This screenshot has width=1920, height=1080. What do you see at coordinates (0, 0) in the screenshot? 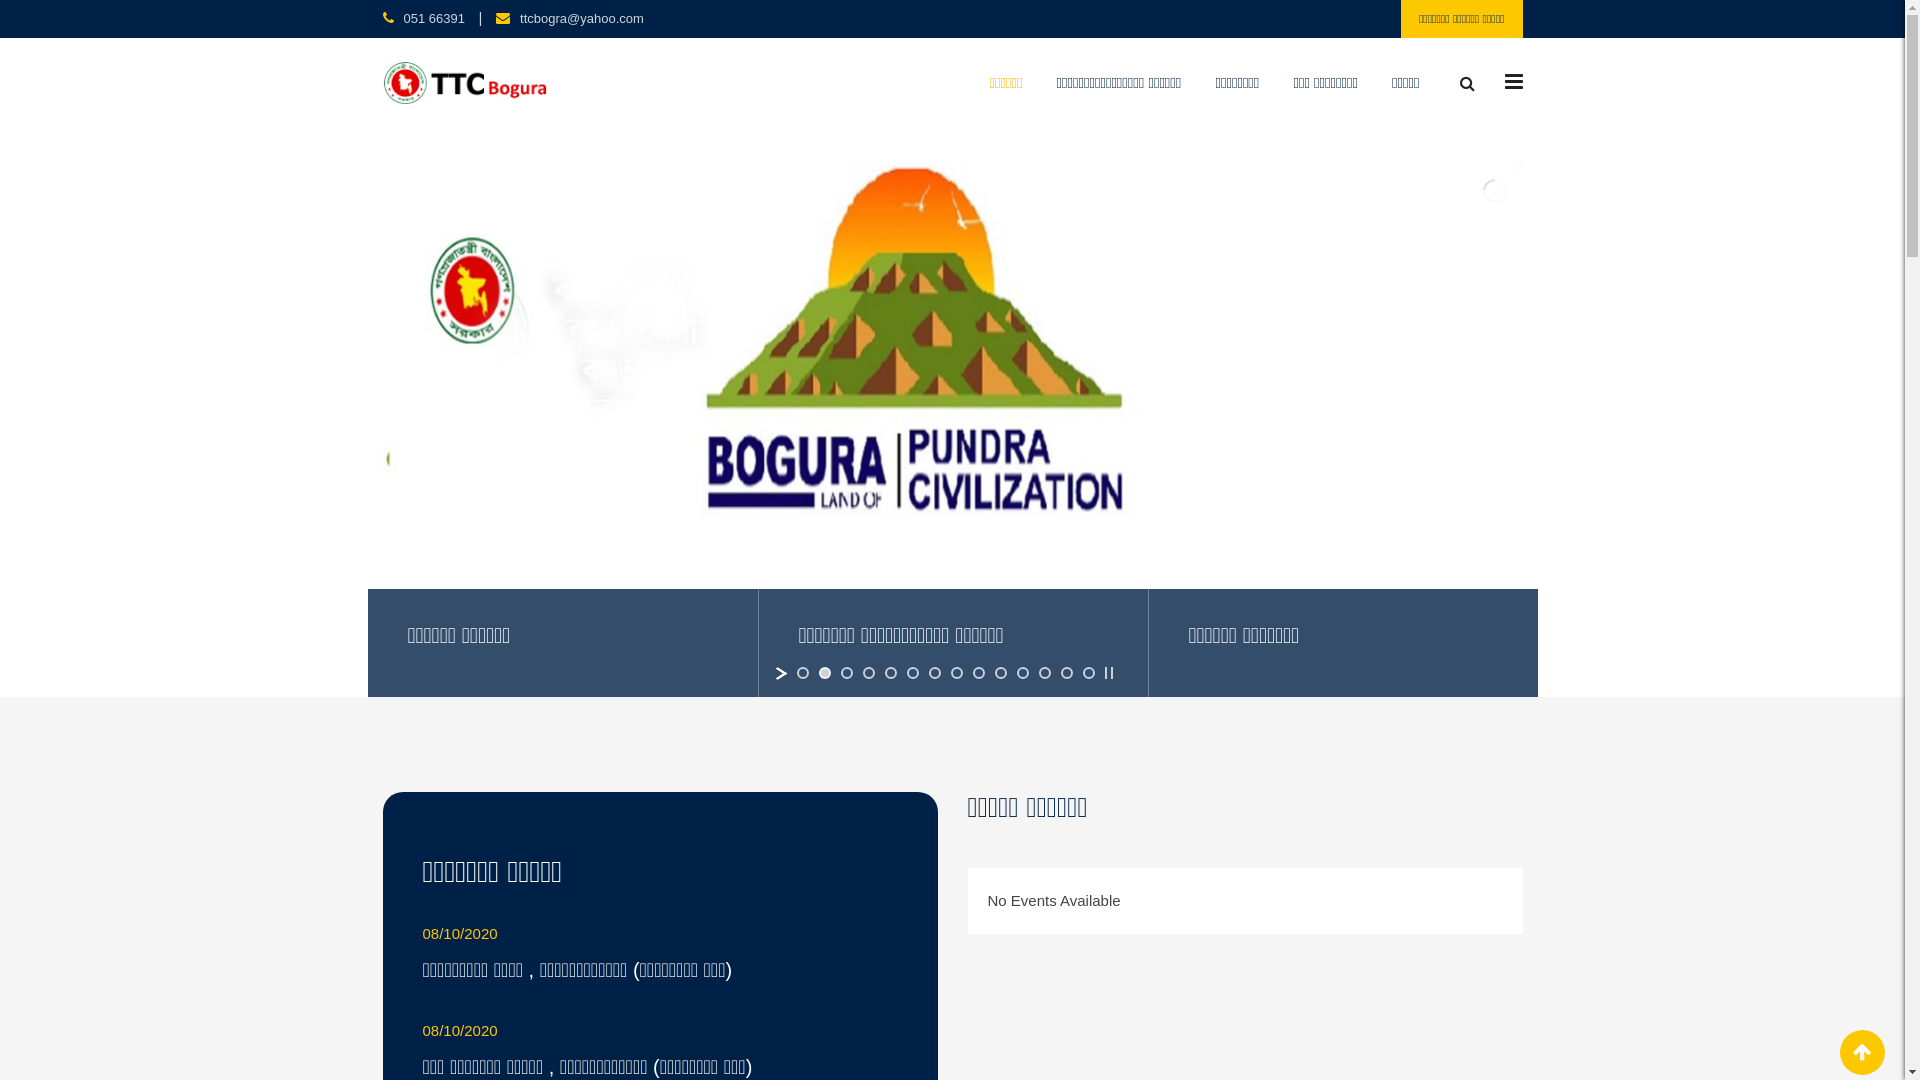
I see `'Skip to content'` at bounding box center [0, 0].